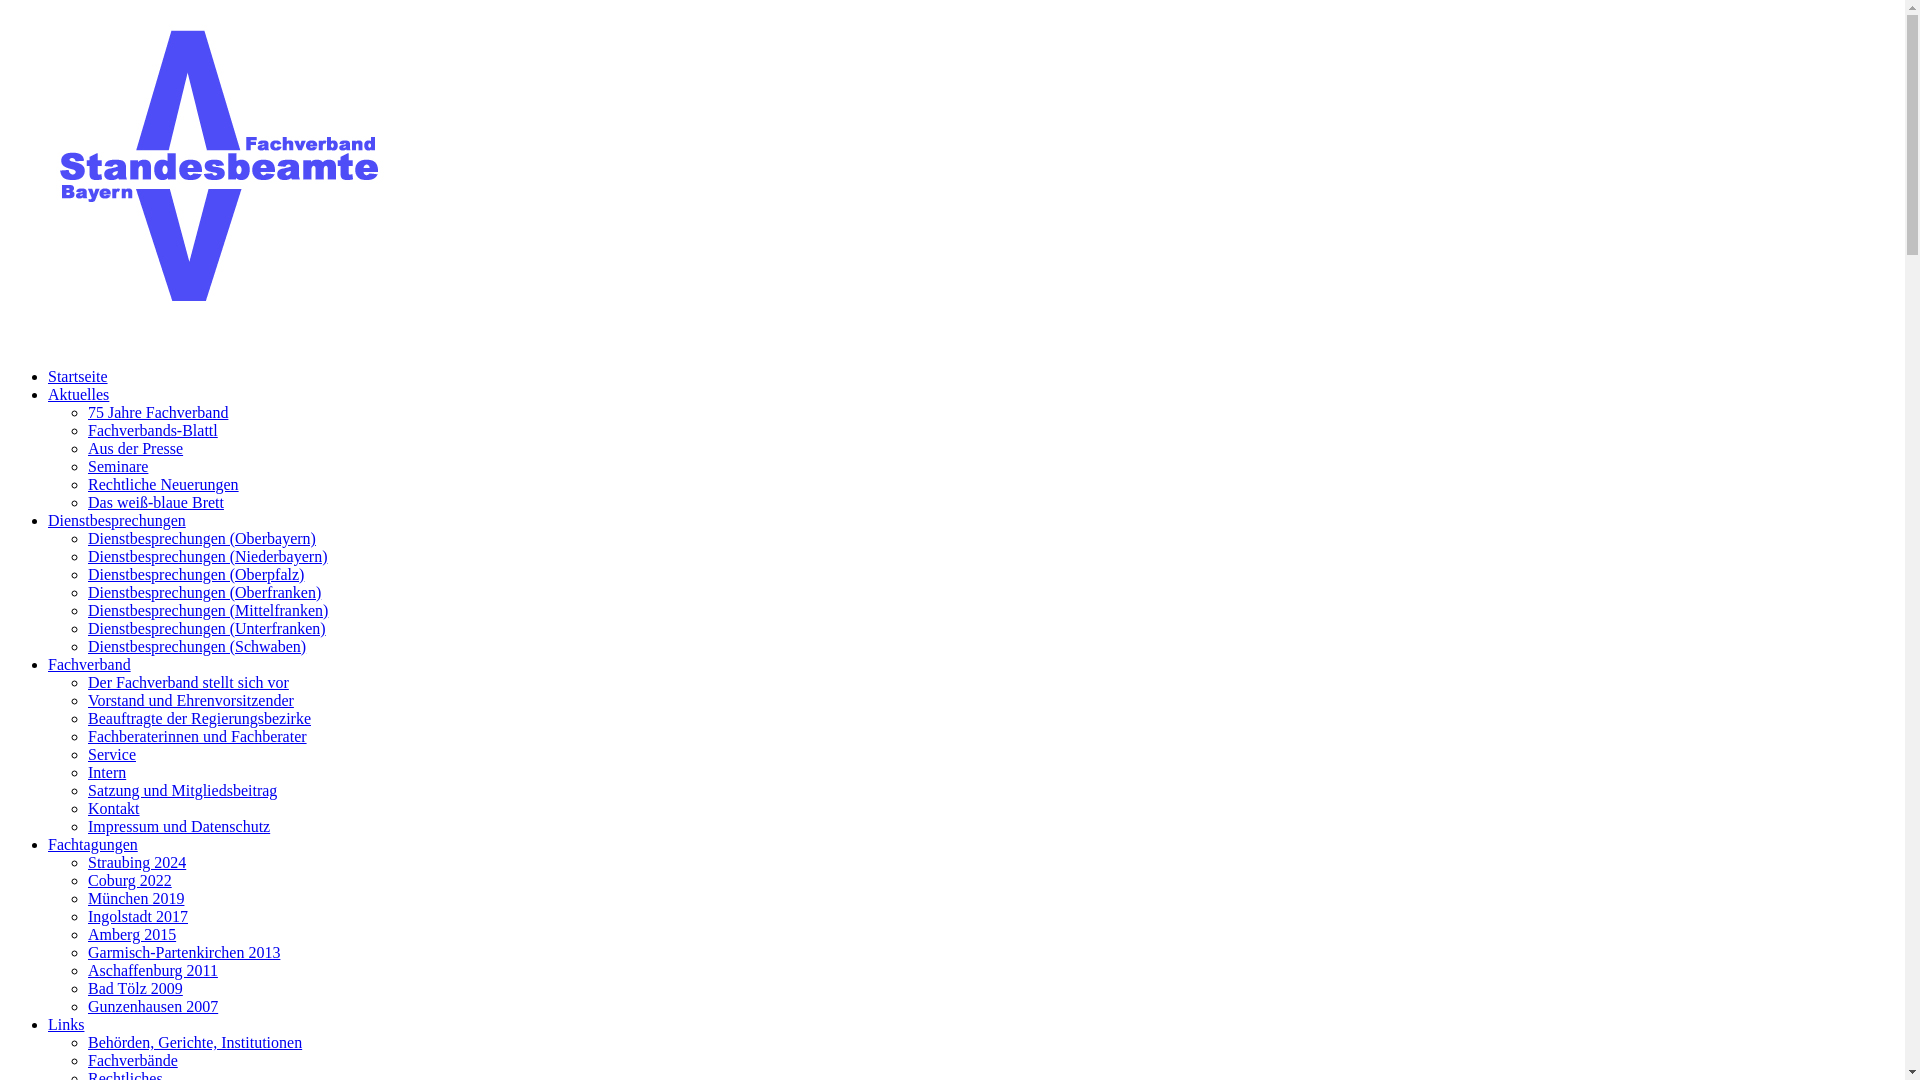  Describe the element at coordinates (105, 771) in the screenshot. I see `'Intern'` at that location.